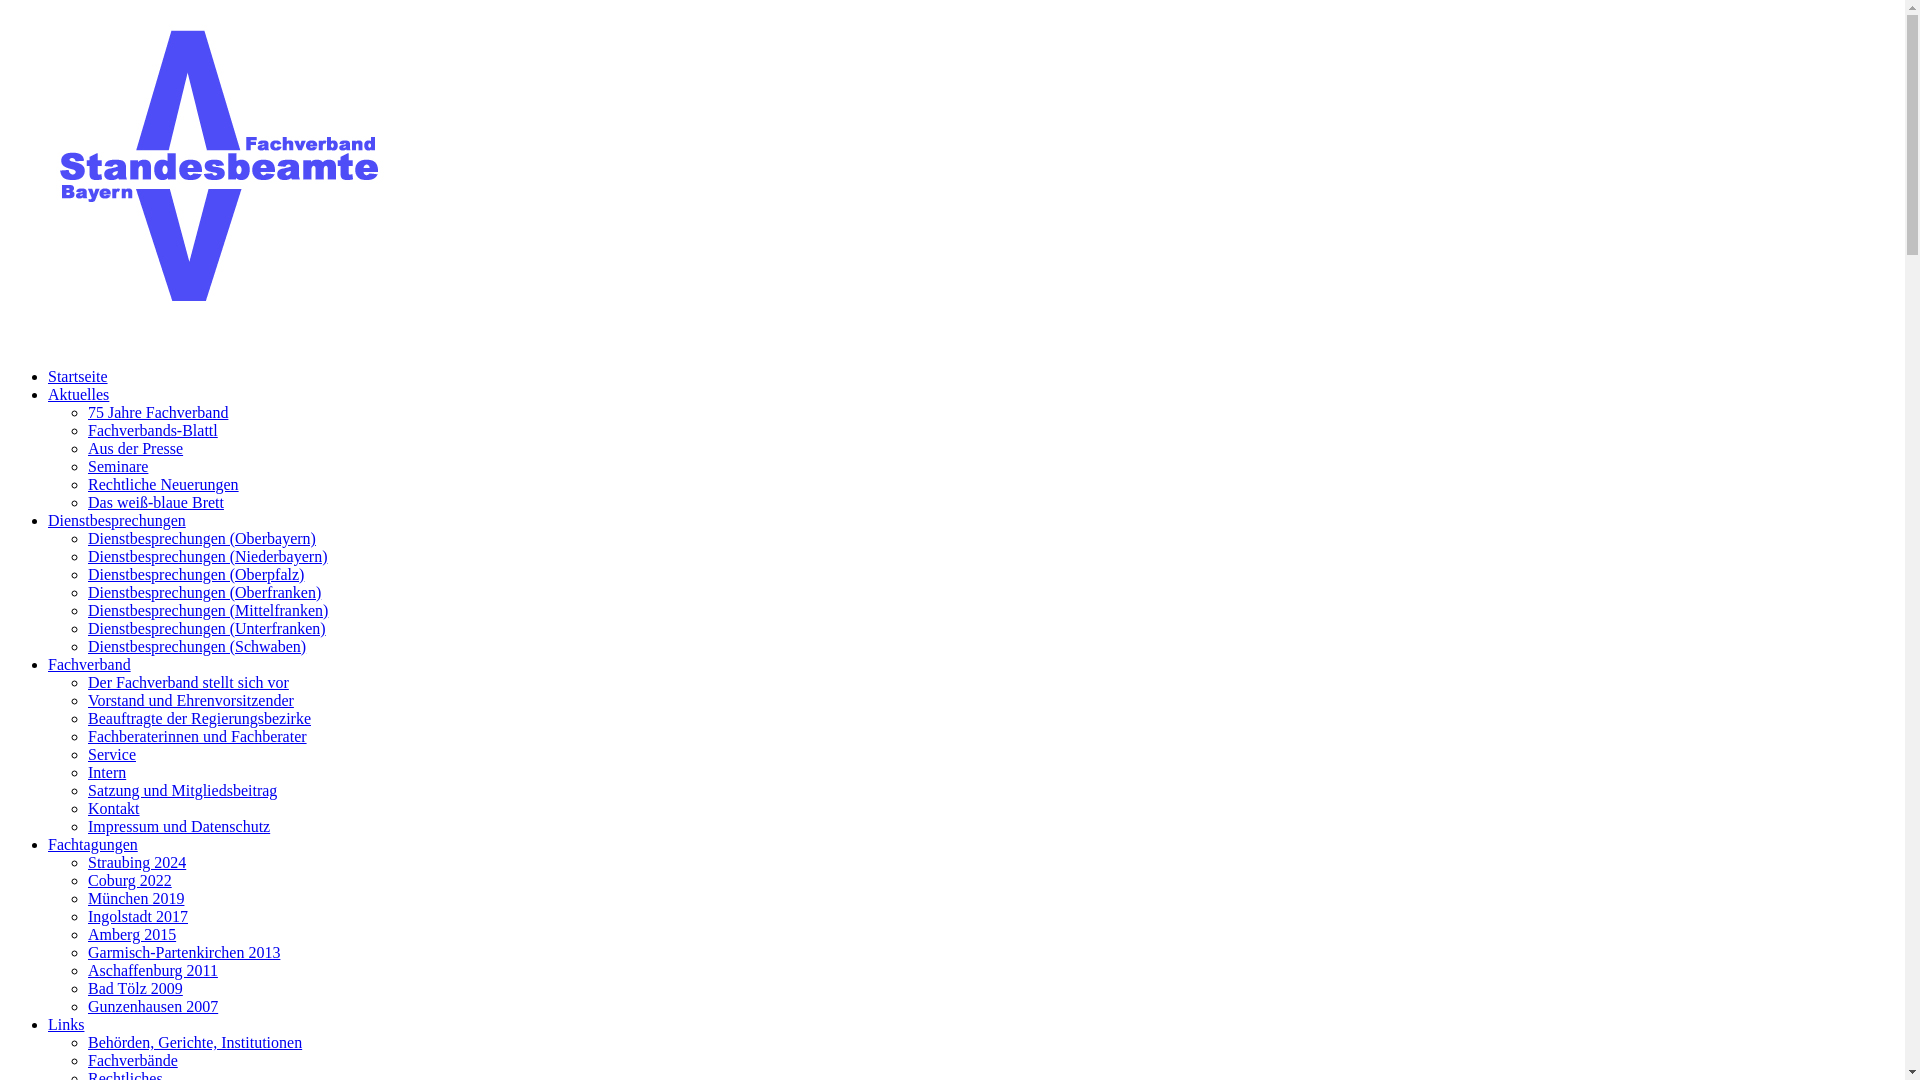  Describe the element at coordinates (105, 771) in the screenshot. I see `'Intern'` at that location.